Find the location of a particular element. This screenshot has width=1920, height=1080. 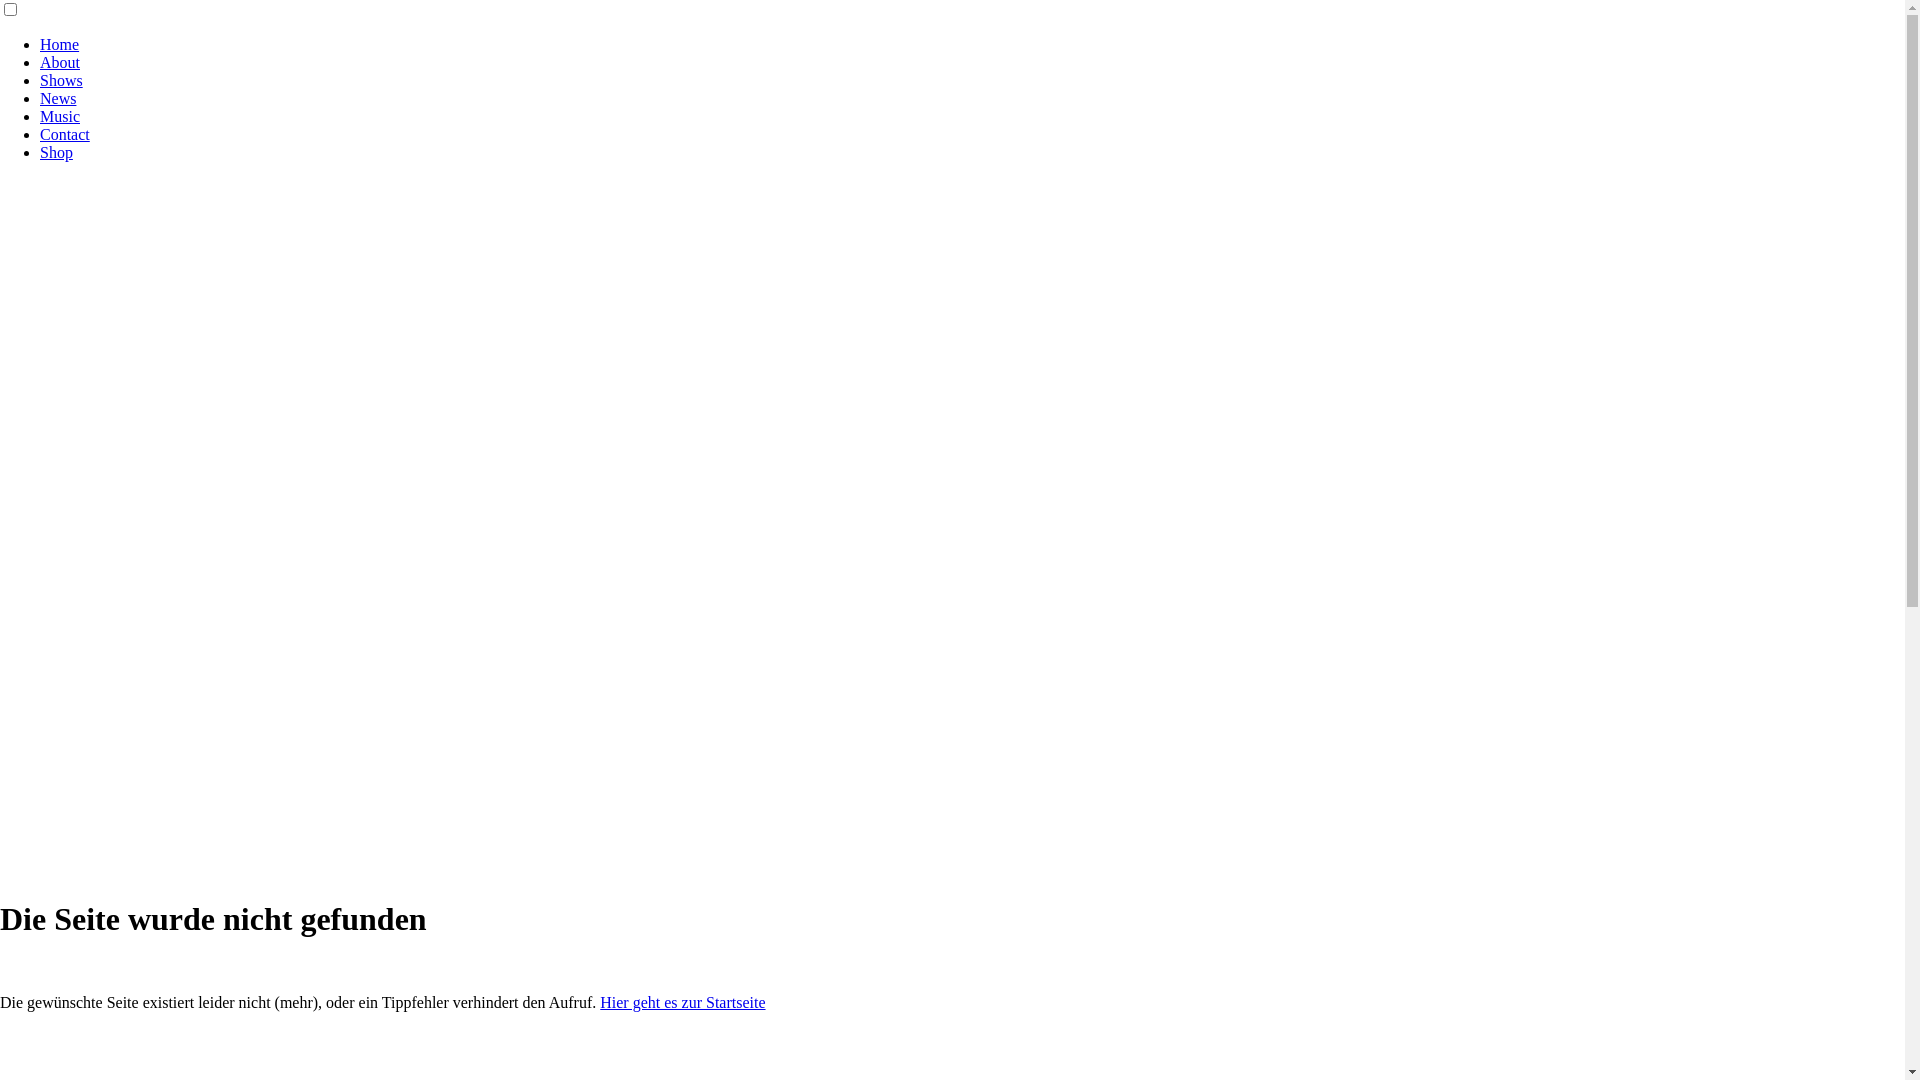

'Hier geht es zur Startseite' is located at coordinates (682, 1002).